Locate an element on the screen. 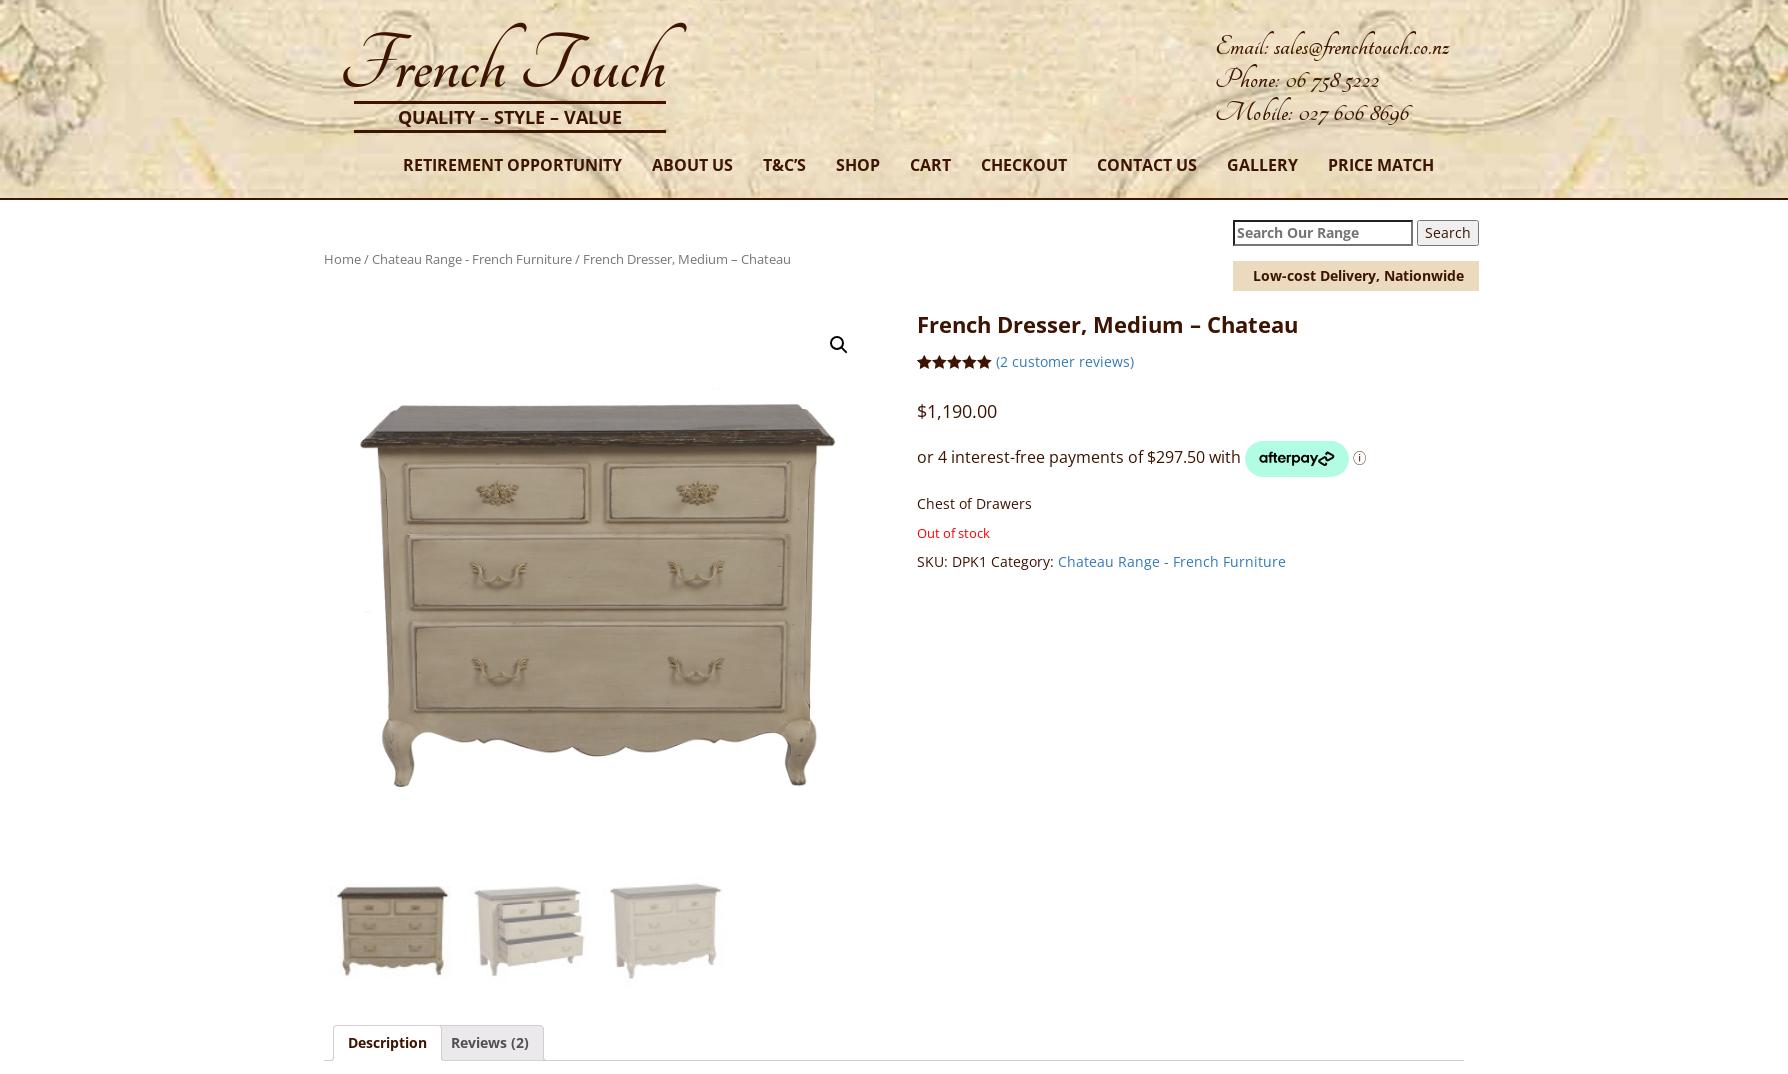 The width and height of the screenshot is (1788, 1074). 'T&C’s' is located at coordinates (761, 164).